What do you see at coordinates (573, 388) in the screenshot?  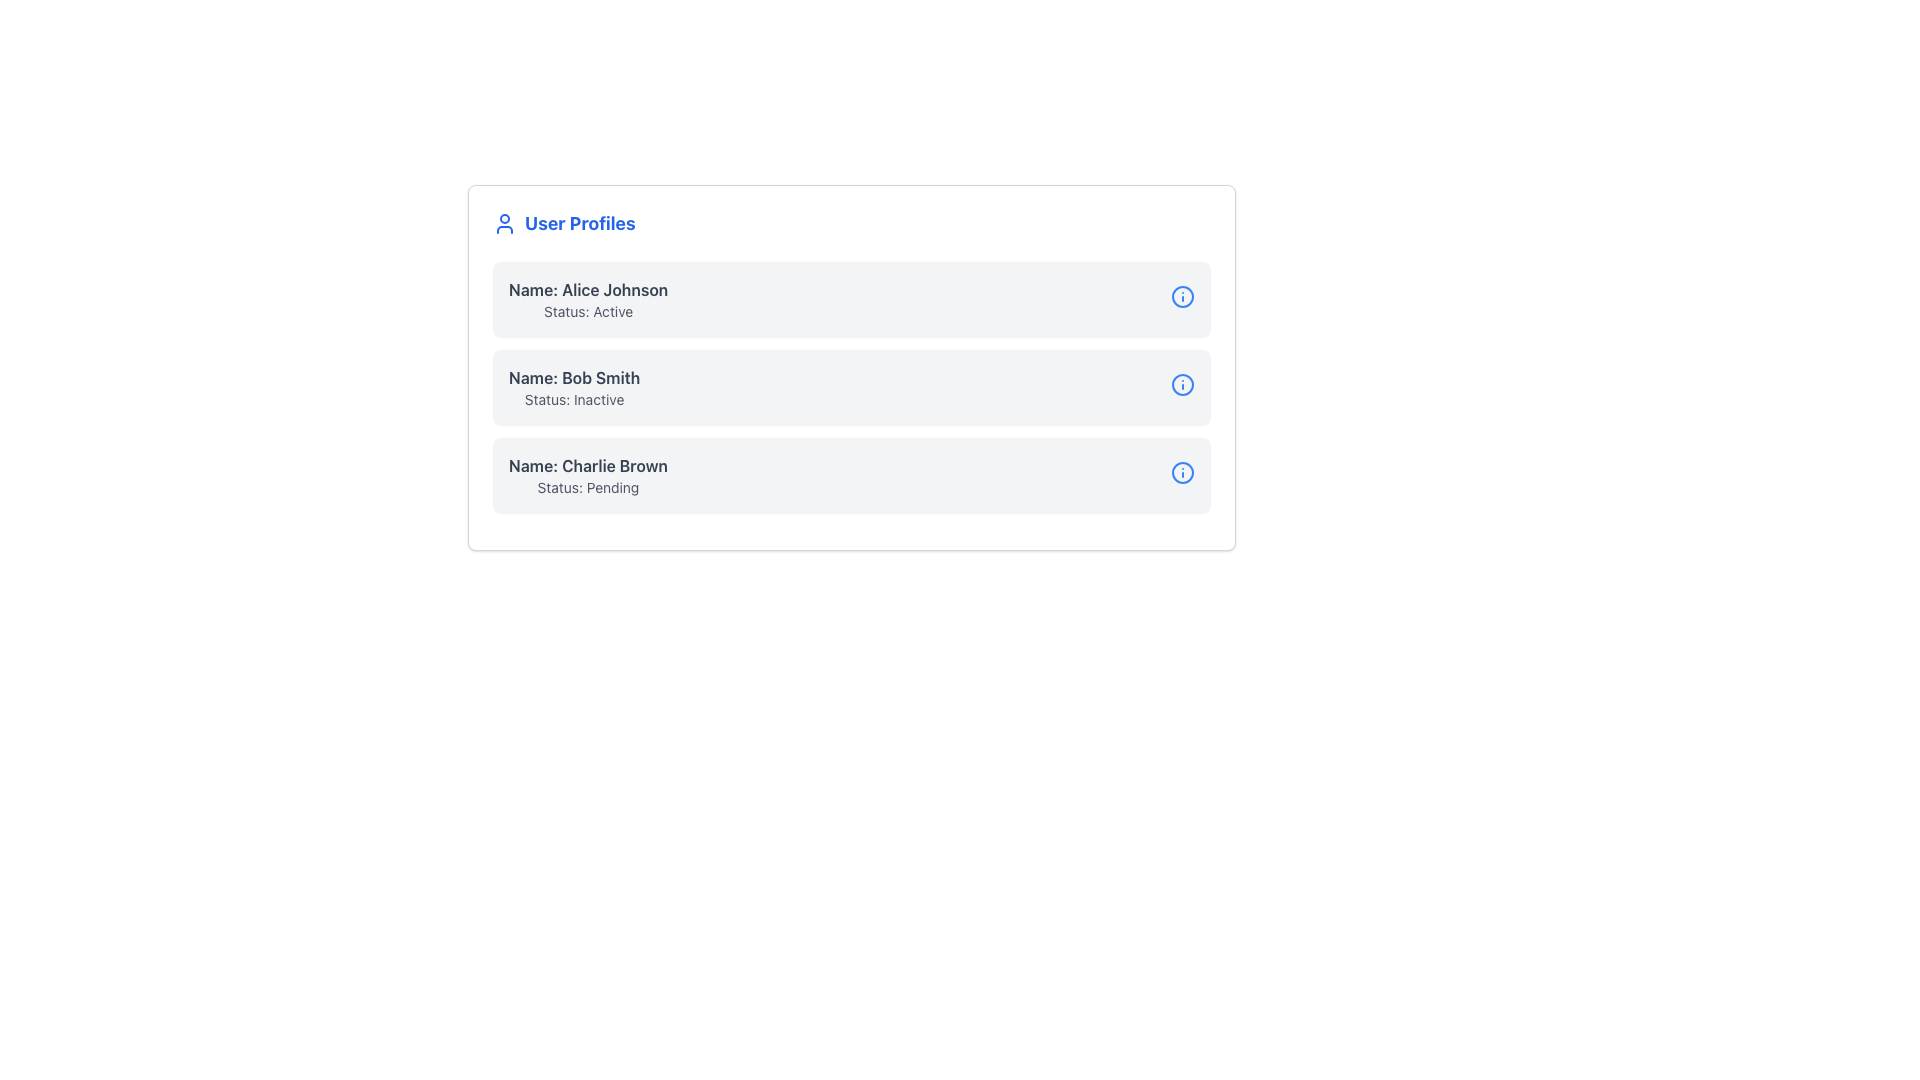 I see `displayed information from the Text Label that shows the user's name and status, specifically the second list item in the user profile section` at bounding box center [573, 388].